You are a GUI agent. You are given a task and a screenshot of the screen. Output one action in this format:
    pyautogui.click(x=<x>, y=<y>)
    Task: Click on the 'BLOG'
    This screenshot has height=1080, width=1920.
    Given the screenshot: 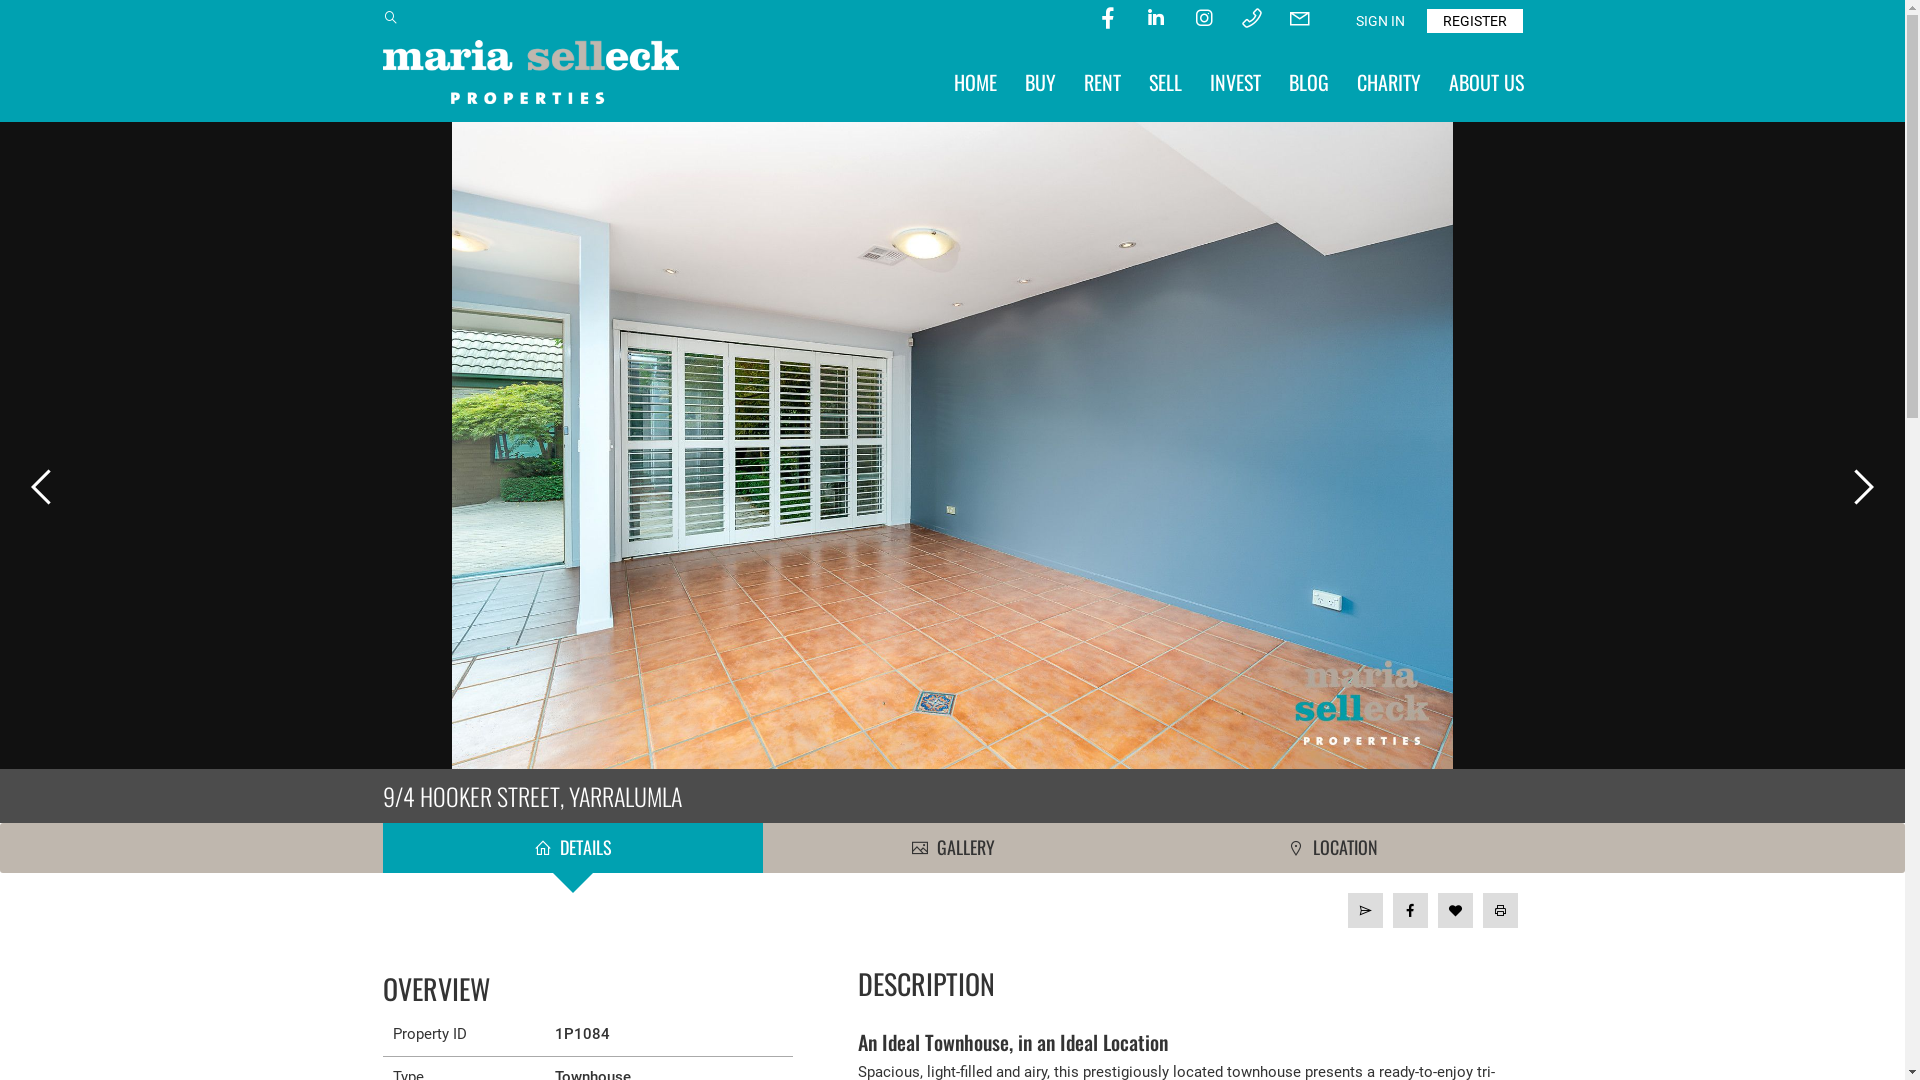 What is the action you would take?
    pyautogui.click(x=1308, y=80)
    